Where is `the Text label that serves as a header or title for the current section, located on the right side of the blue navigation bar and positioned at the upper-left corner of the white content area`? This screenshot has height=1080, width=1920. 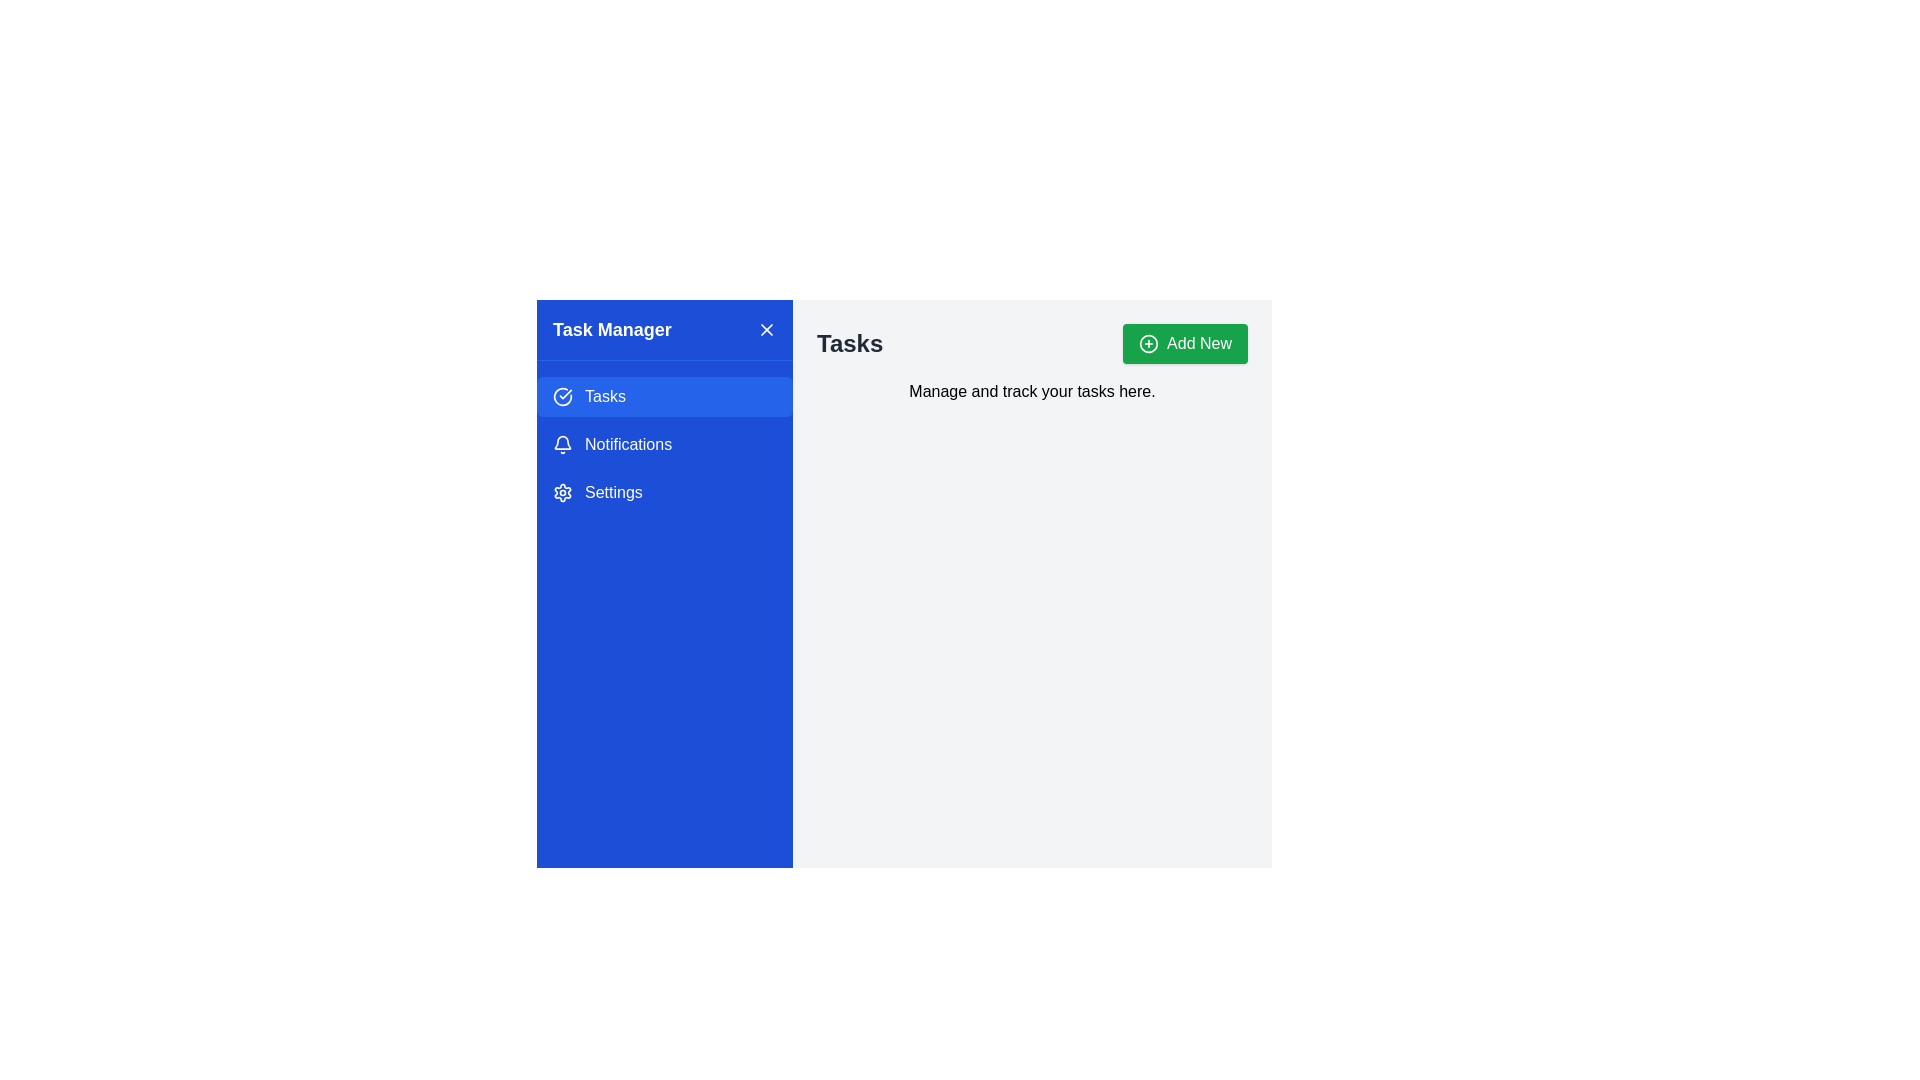 the Text label that serves as a header or title for the current section, located on the right side of the blue navigation bar and positioned at the upper-left corner of the white content area is located at coordinates (850, 342).